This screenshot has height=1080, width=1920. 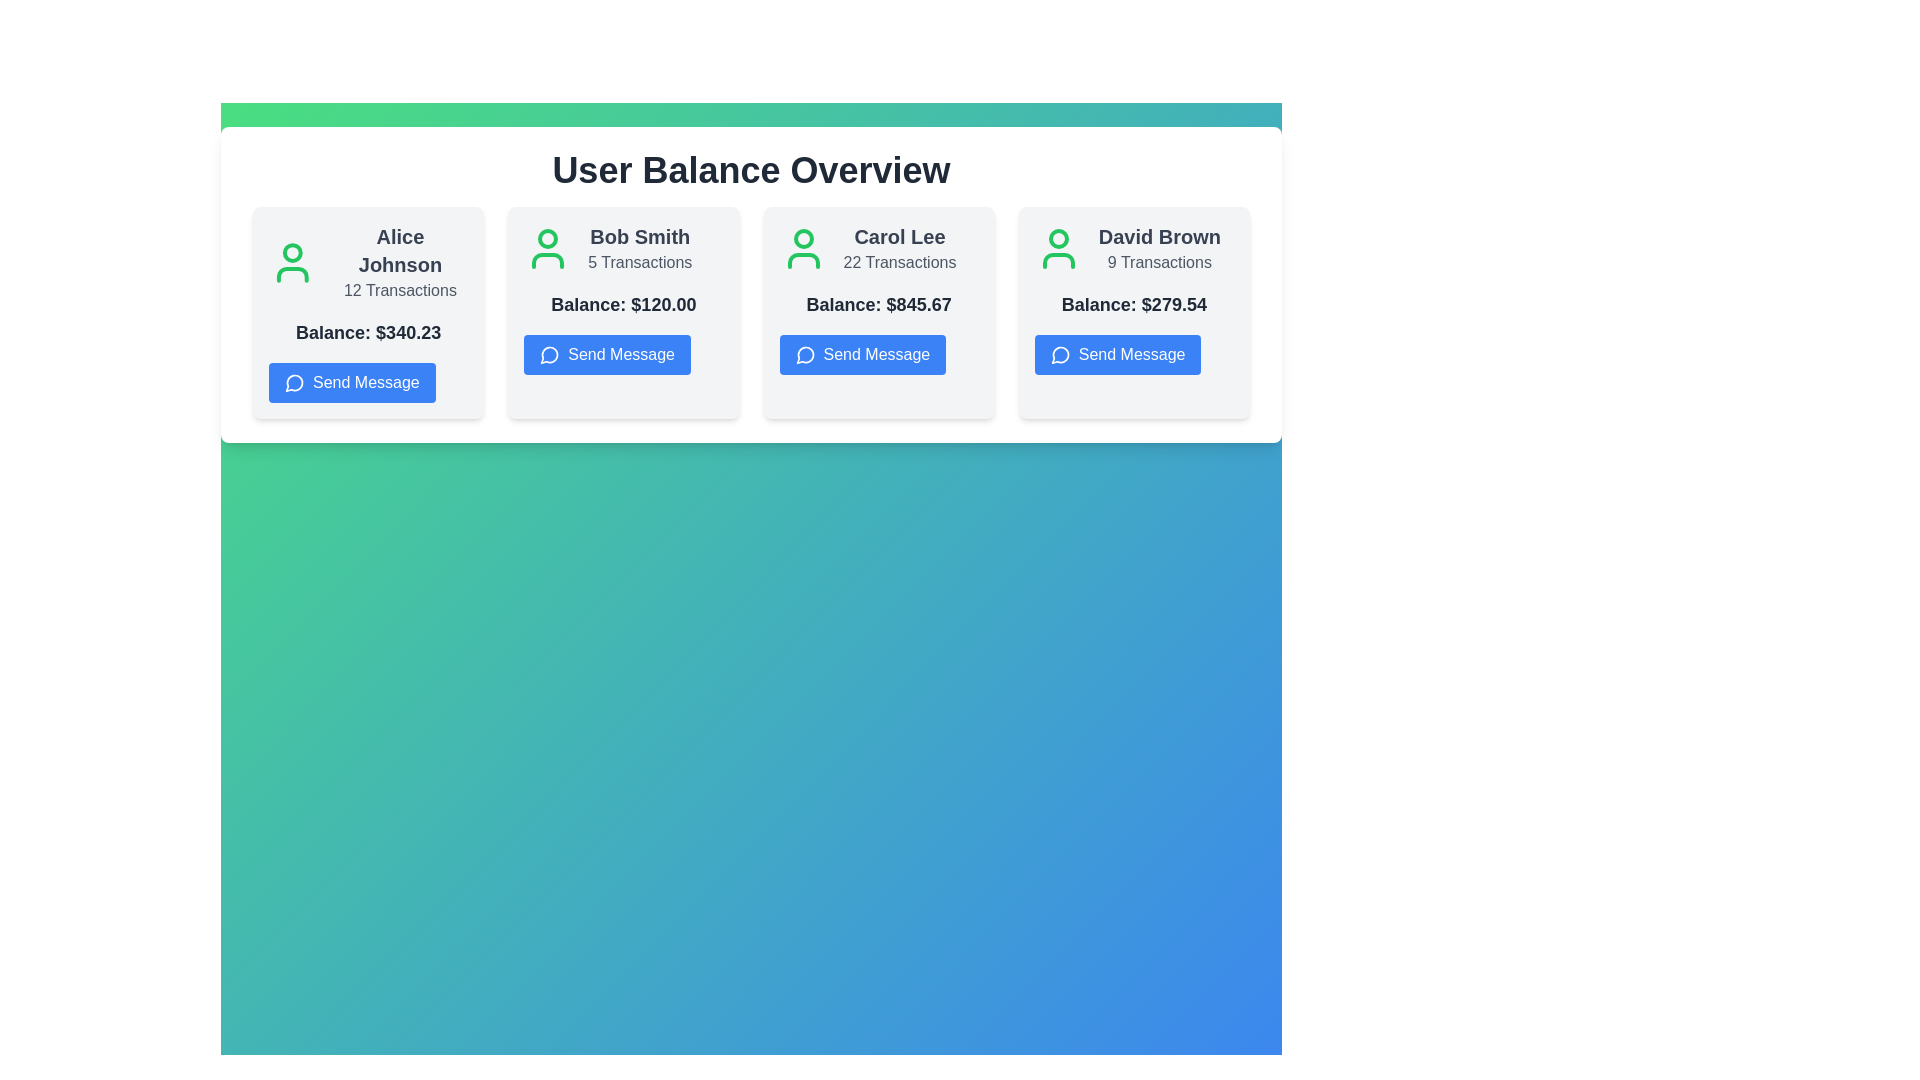 I want to click on the user avatar icon styled in green, located in the 'Bob Smith' user balance card, positioned at the top left near the user's name, so click(x=548, y=248).